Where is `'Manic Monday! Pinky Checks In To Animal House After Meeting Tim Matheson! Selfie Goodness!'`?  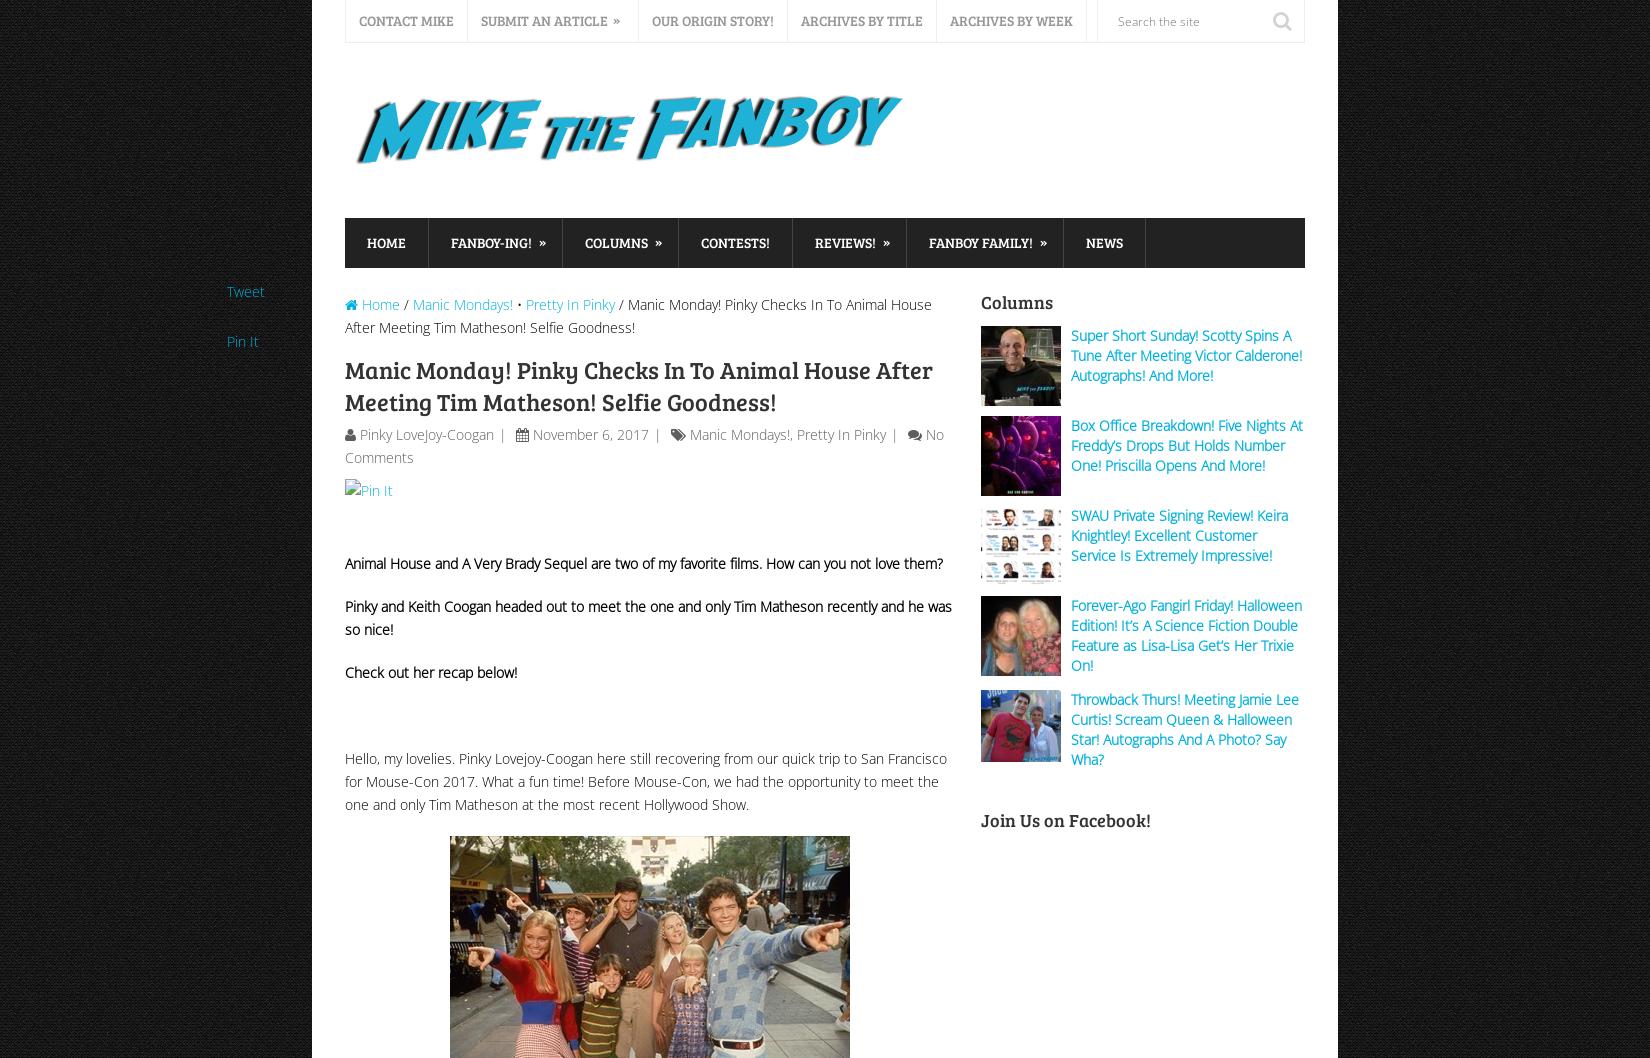
'Manic Monday! Pinky Checks In To Animal House After Meeting Tim Matheson! Selfie Goodness!' is located at coordinates (638, 385).